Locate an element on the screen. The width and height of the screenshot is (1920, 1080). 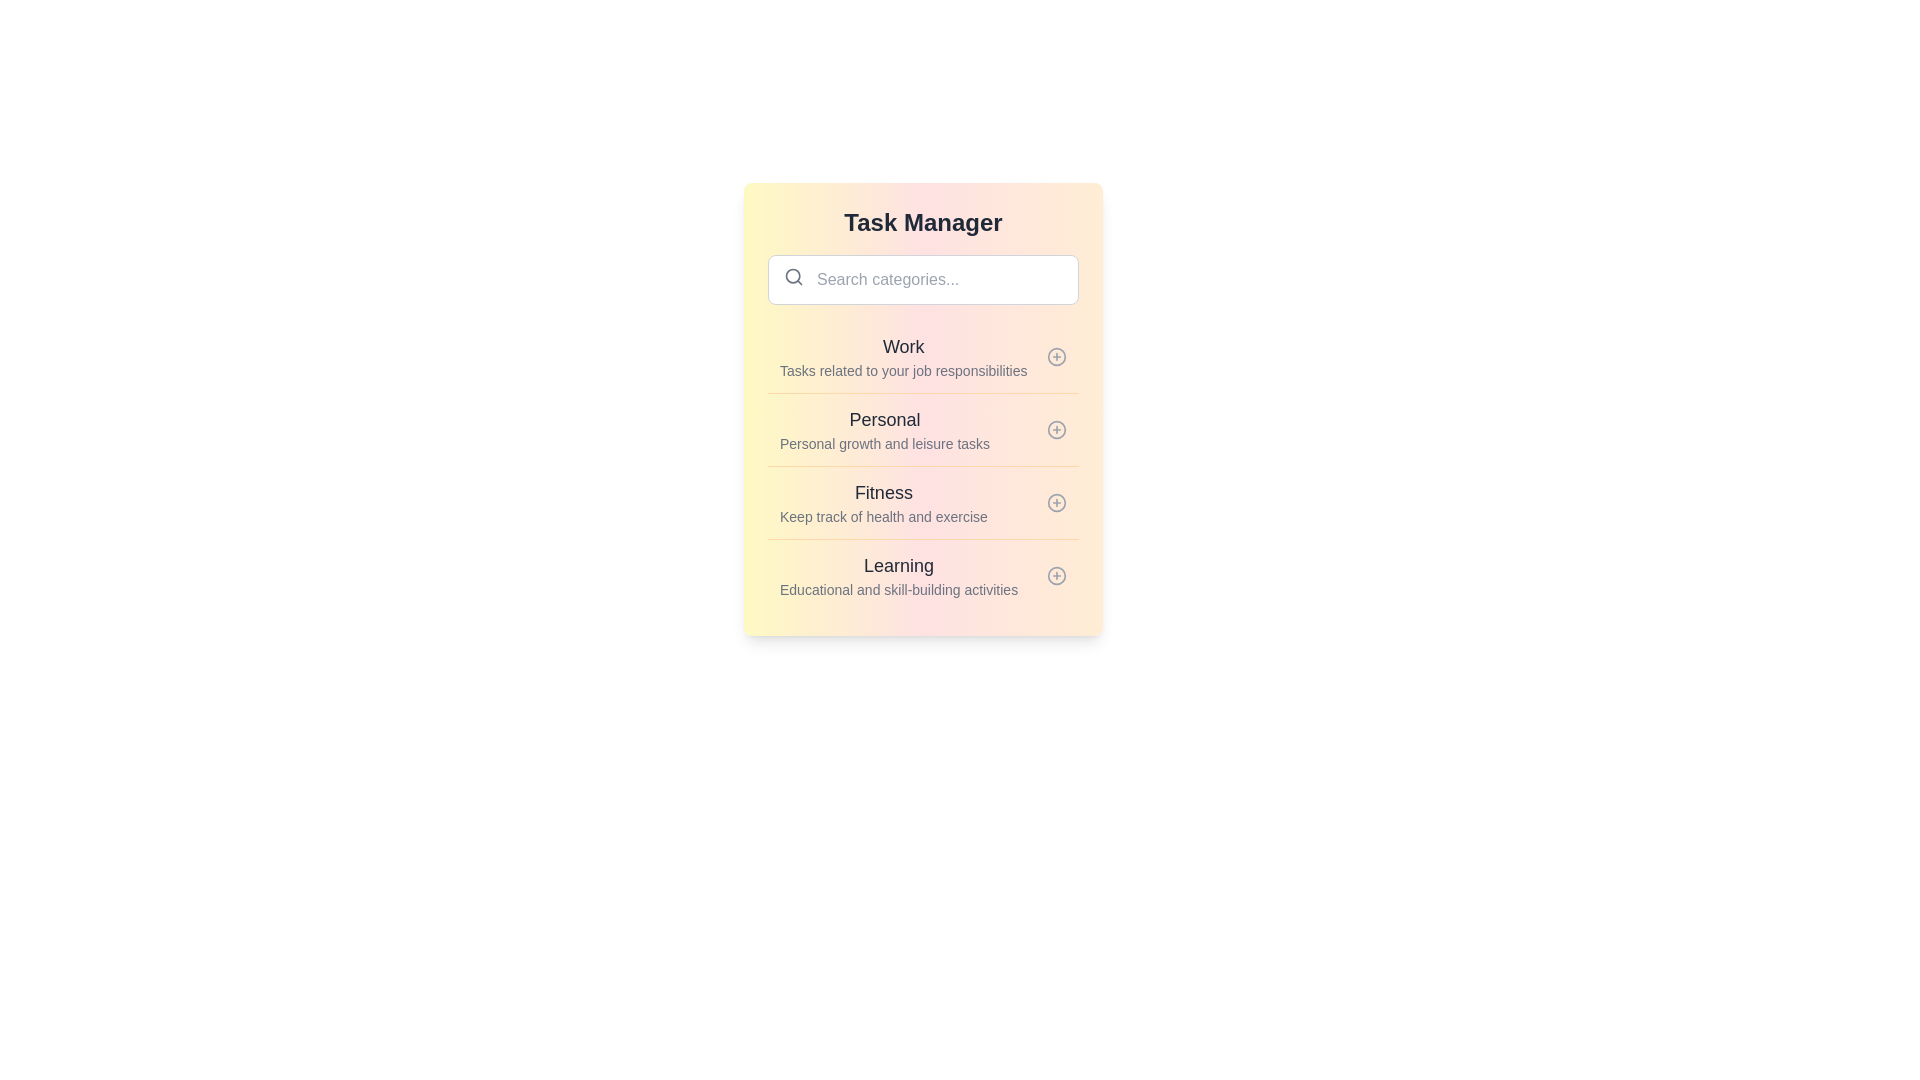
the circular segment of the plus icon located to the right of the 'Fitness' category in the list is located at coordinates (1055, 501).